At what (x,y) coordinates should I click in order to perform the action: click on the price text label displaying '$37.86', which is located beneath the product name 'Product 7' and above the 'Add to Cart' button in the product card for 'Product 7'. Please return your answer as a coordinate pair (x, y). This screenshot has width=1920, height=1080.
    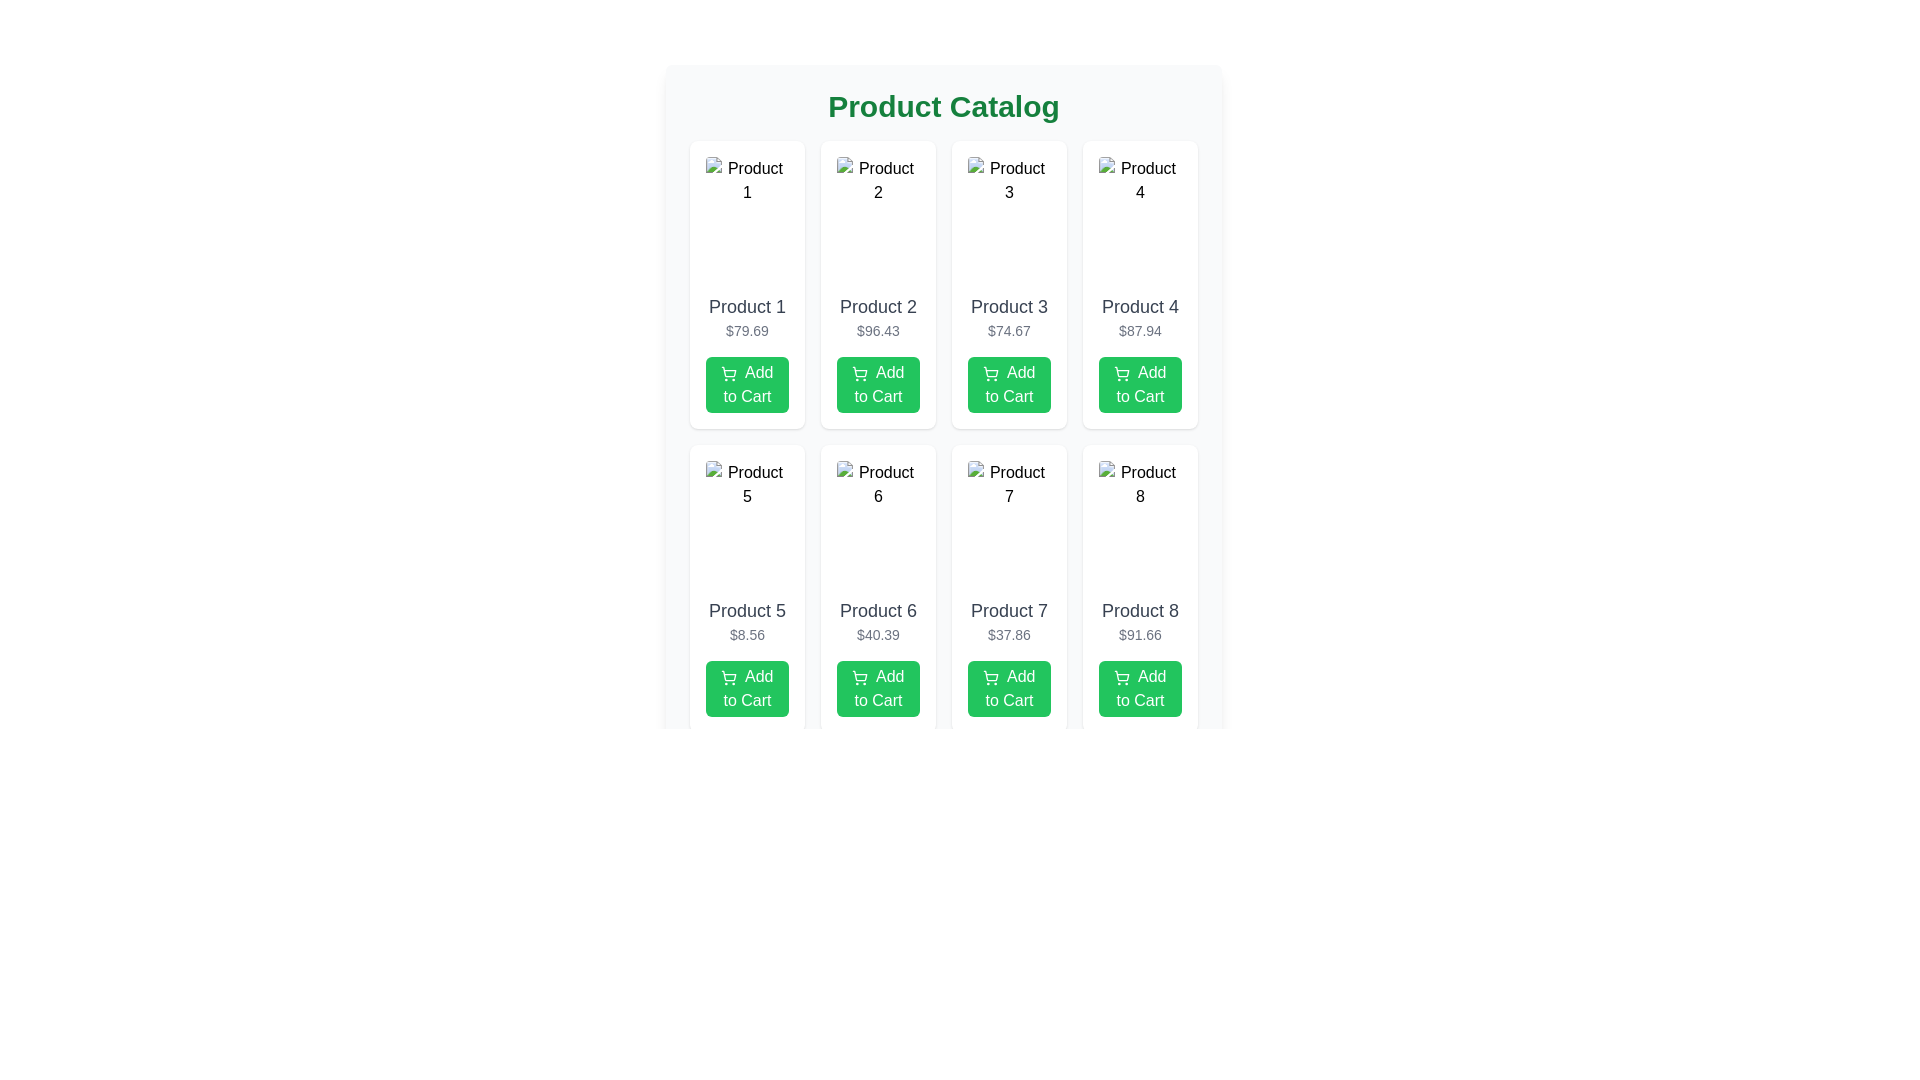
    Looking at the image, I should click on (1009, 635).